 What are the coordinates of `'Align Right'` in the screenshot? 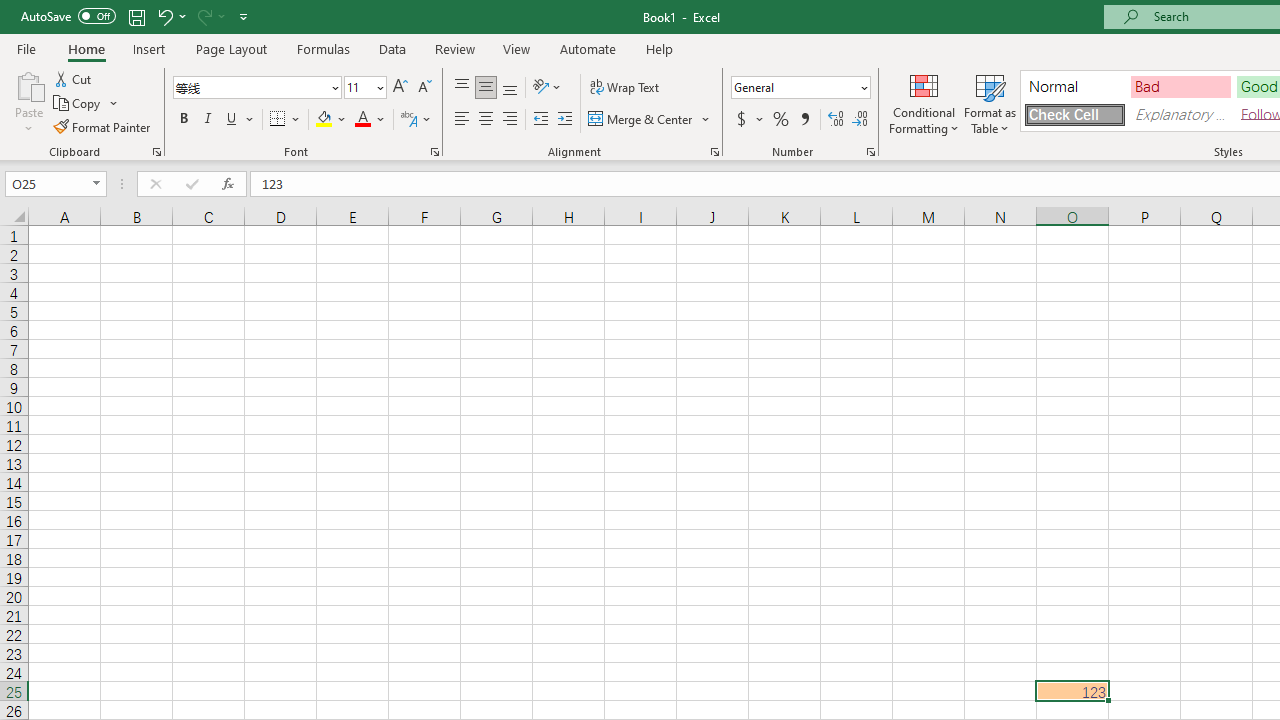 It's located at (510, 119).